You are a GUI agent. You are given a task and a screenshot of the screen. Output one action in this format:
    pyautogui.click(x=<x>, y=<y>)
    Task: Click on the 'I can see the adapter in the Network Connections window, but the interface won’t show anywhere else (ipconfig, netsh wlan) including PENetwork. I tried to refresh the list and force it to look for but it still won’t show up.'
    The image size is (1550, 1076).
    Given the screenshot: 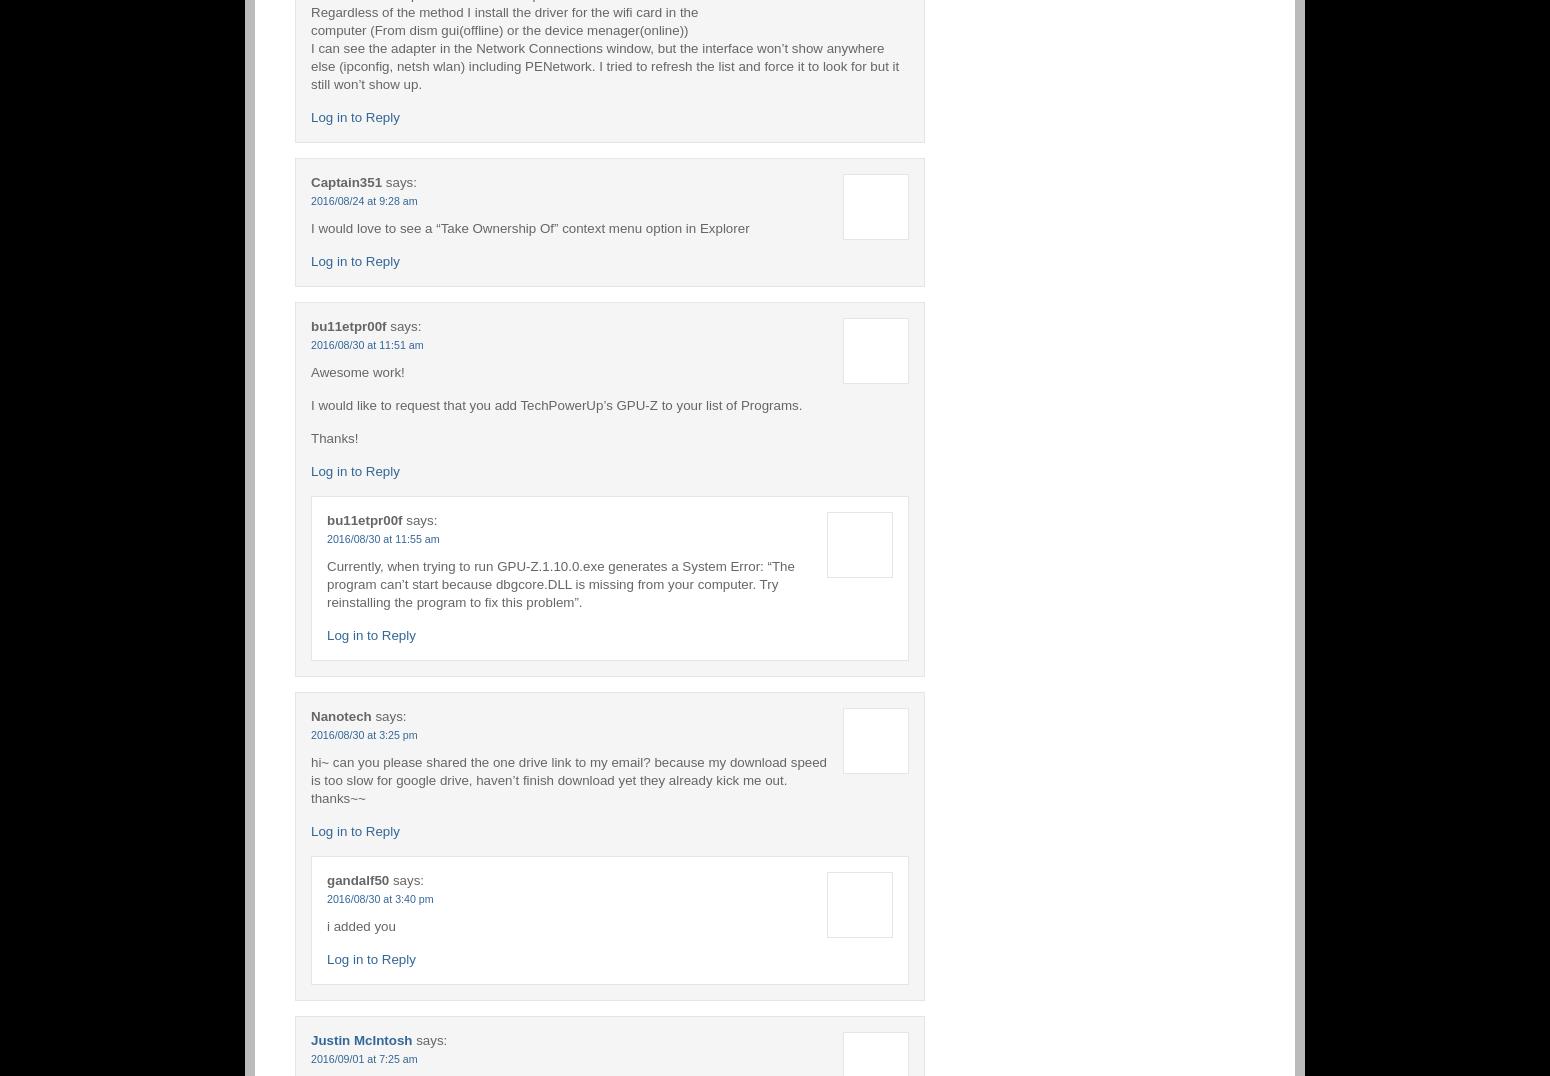 What is the action you would take?
    pyautogui.click(x=604, y=65)
    